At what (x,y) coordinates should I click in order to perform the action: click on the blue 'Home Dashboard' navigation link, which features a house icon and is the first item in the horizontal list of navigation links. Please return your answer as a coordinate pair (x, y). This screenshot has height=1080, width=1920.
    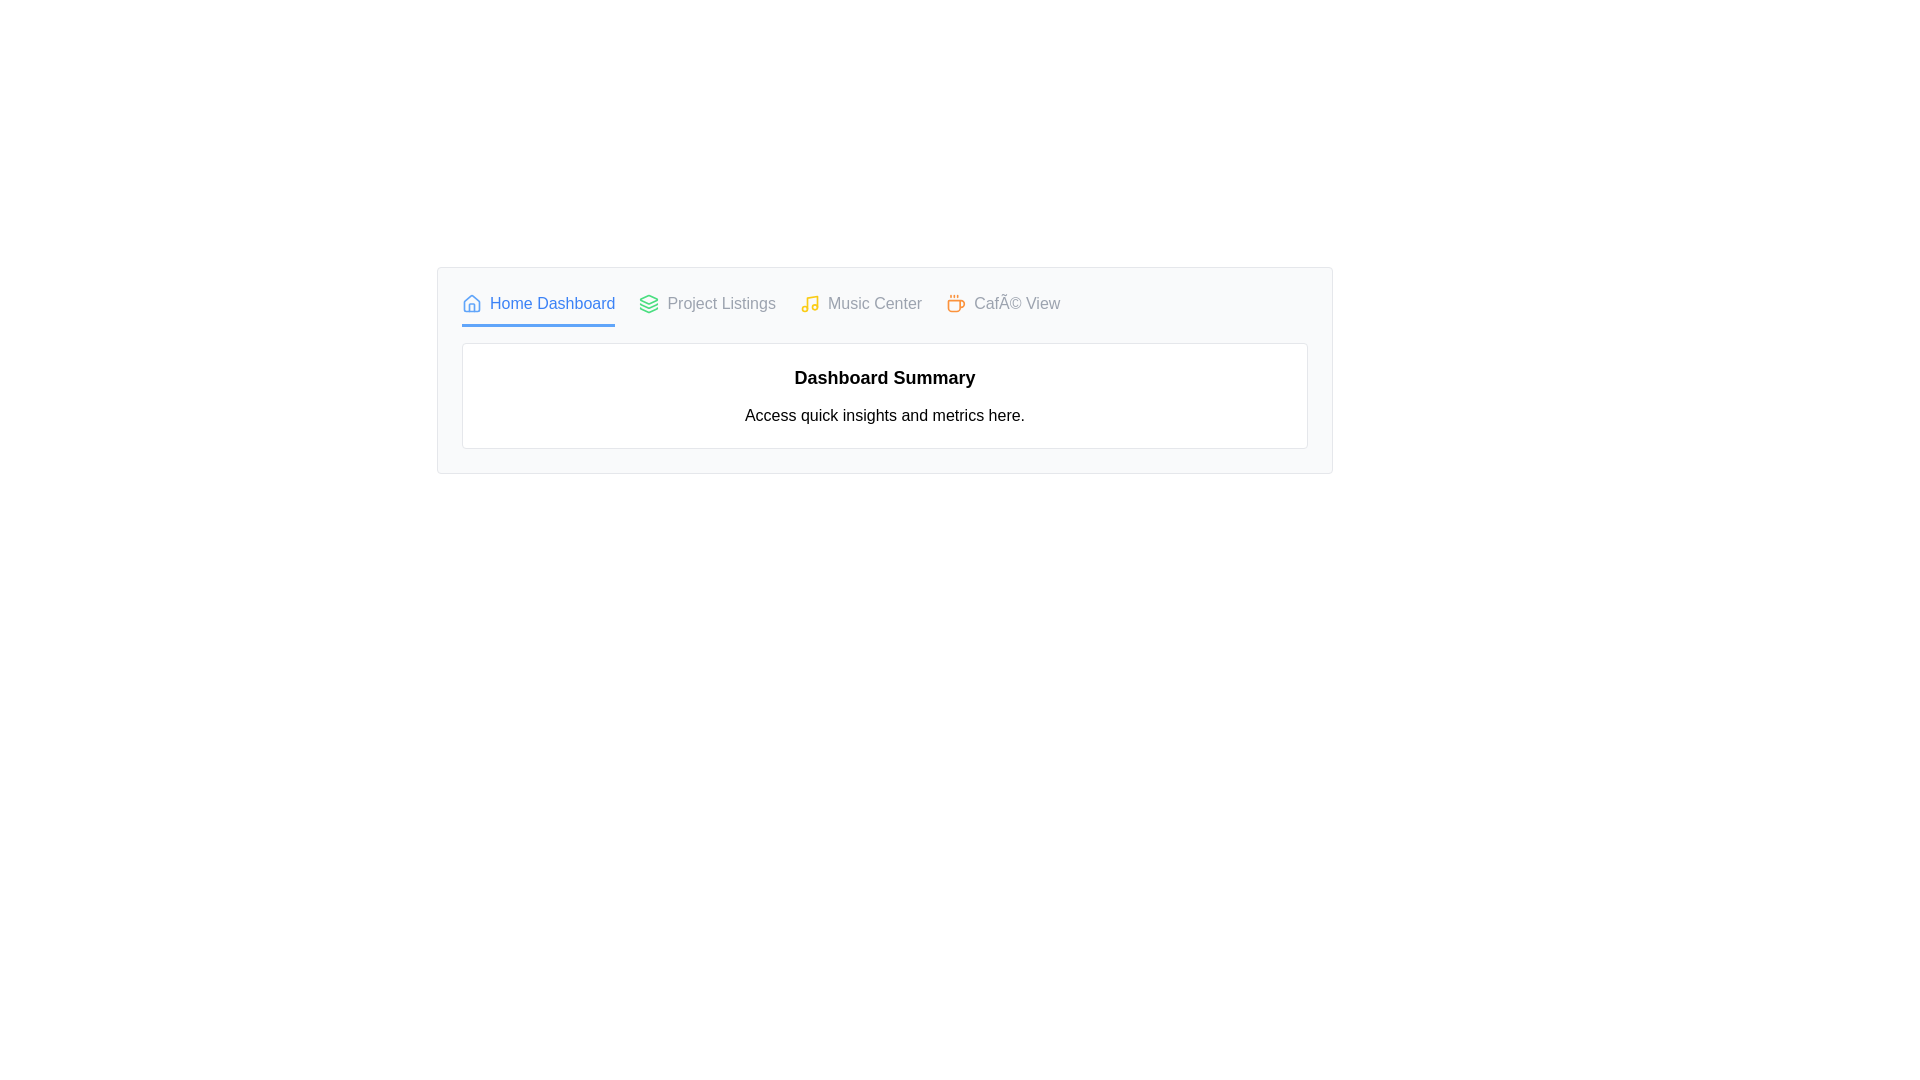
    Looking at the image, I should click on (538, 309).